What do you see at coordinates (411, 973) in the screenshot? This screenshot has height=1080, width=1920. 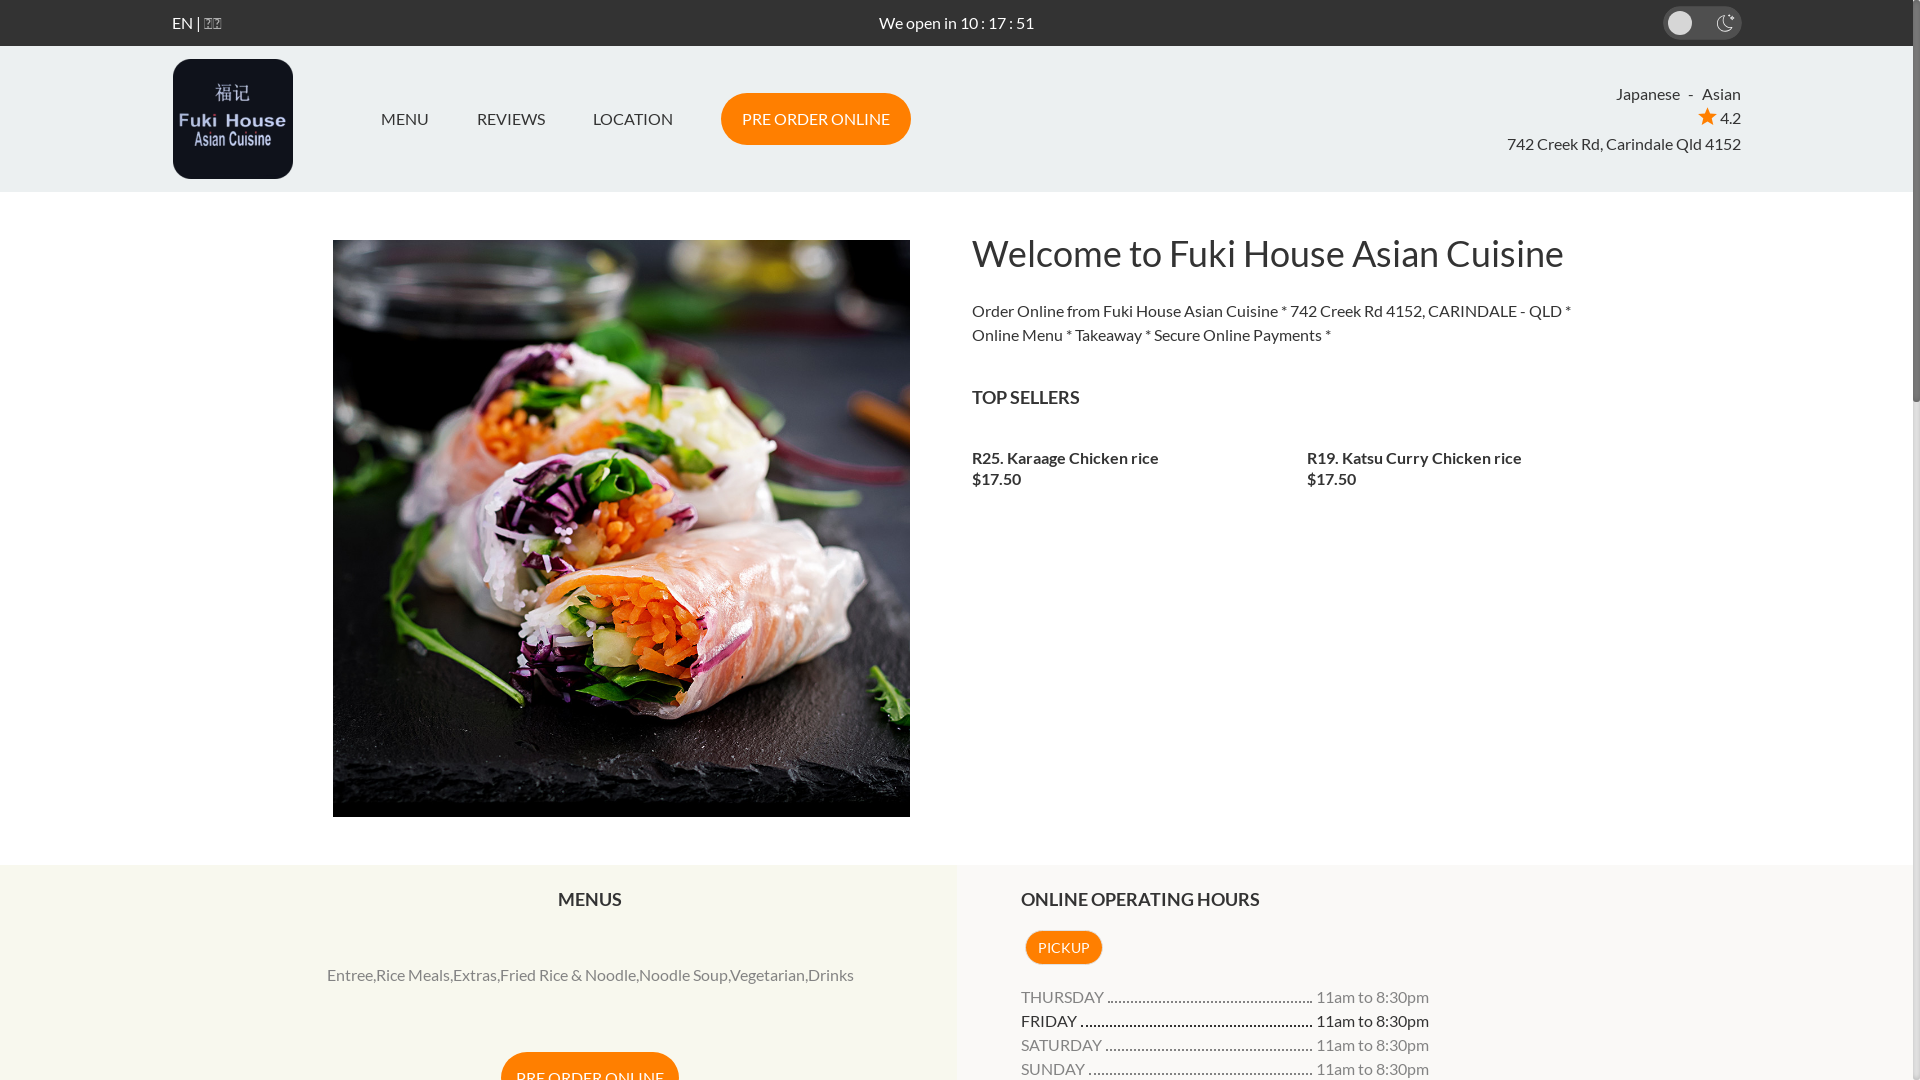 I see `'Rice Meals'` at bounding box center [411, 973].